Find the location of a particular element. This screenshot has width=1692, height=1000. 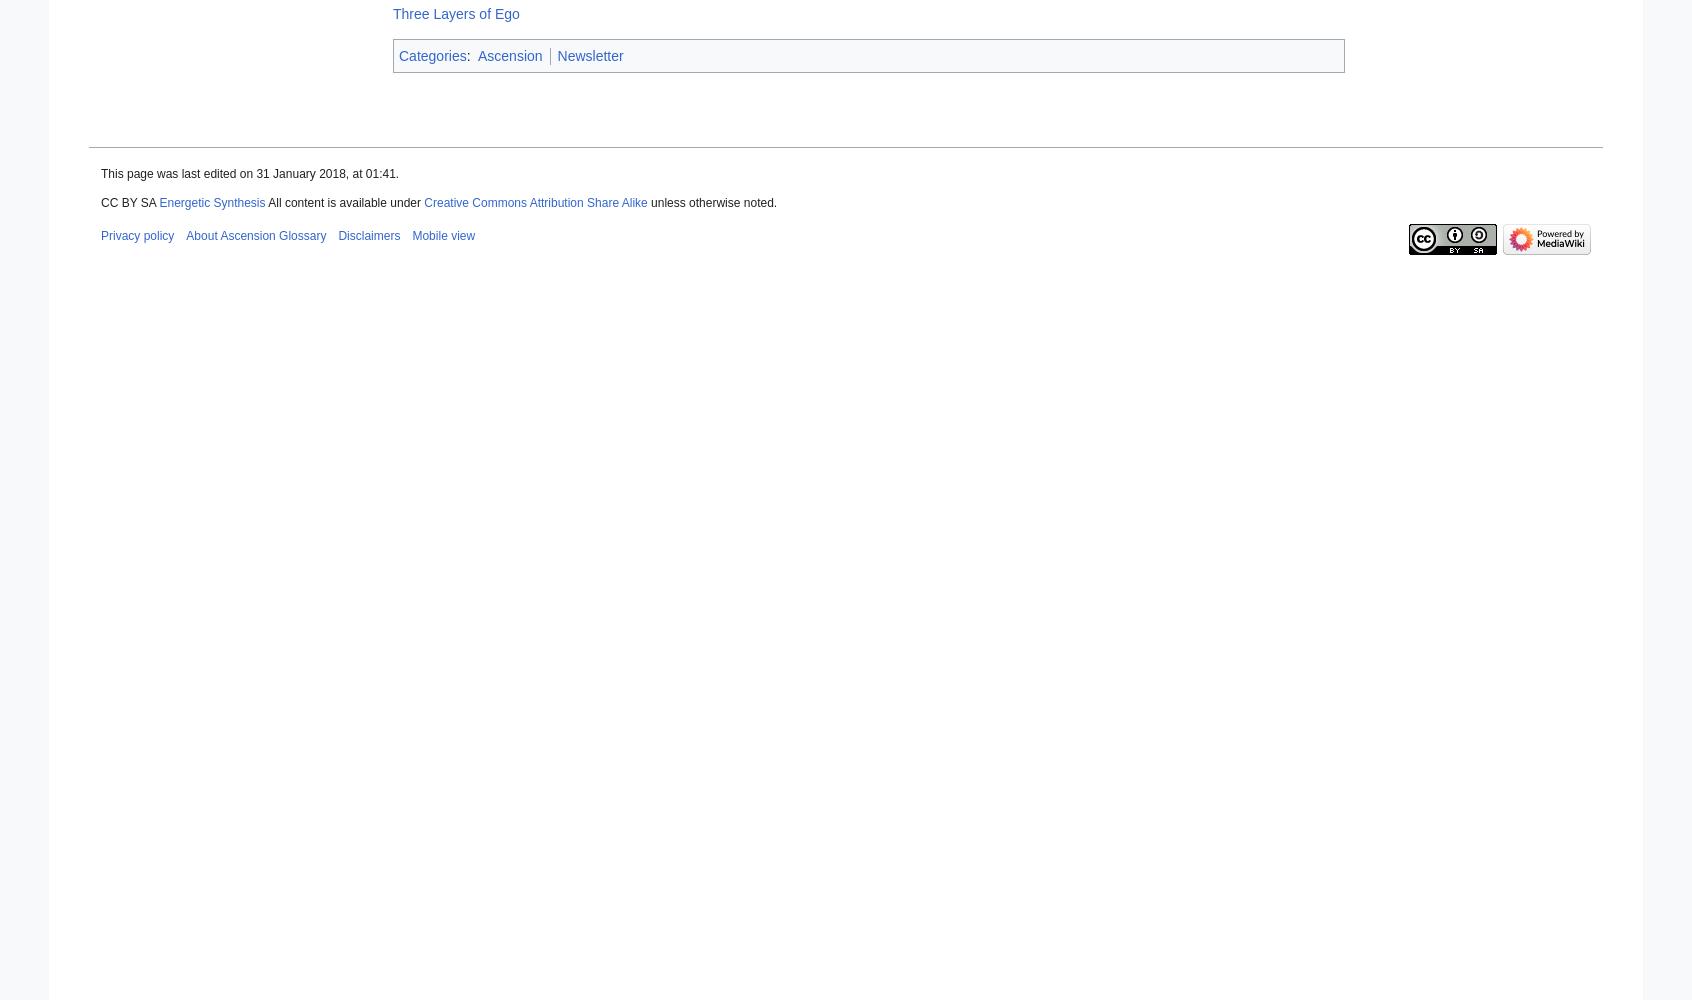

'unless otherwise noted.' is located at coordinates (710, 202).